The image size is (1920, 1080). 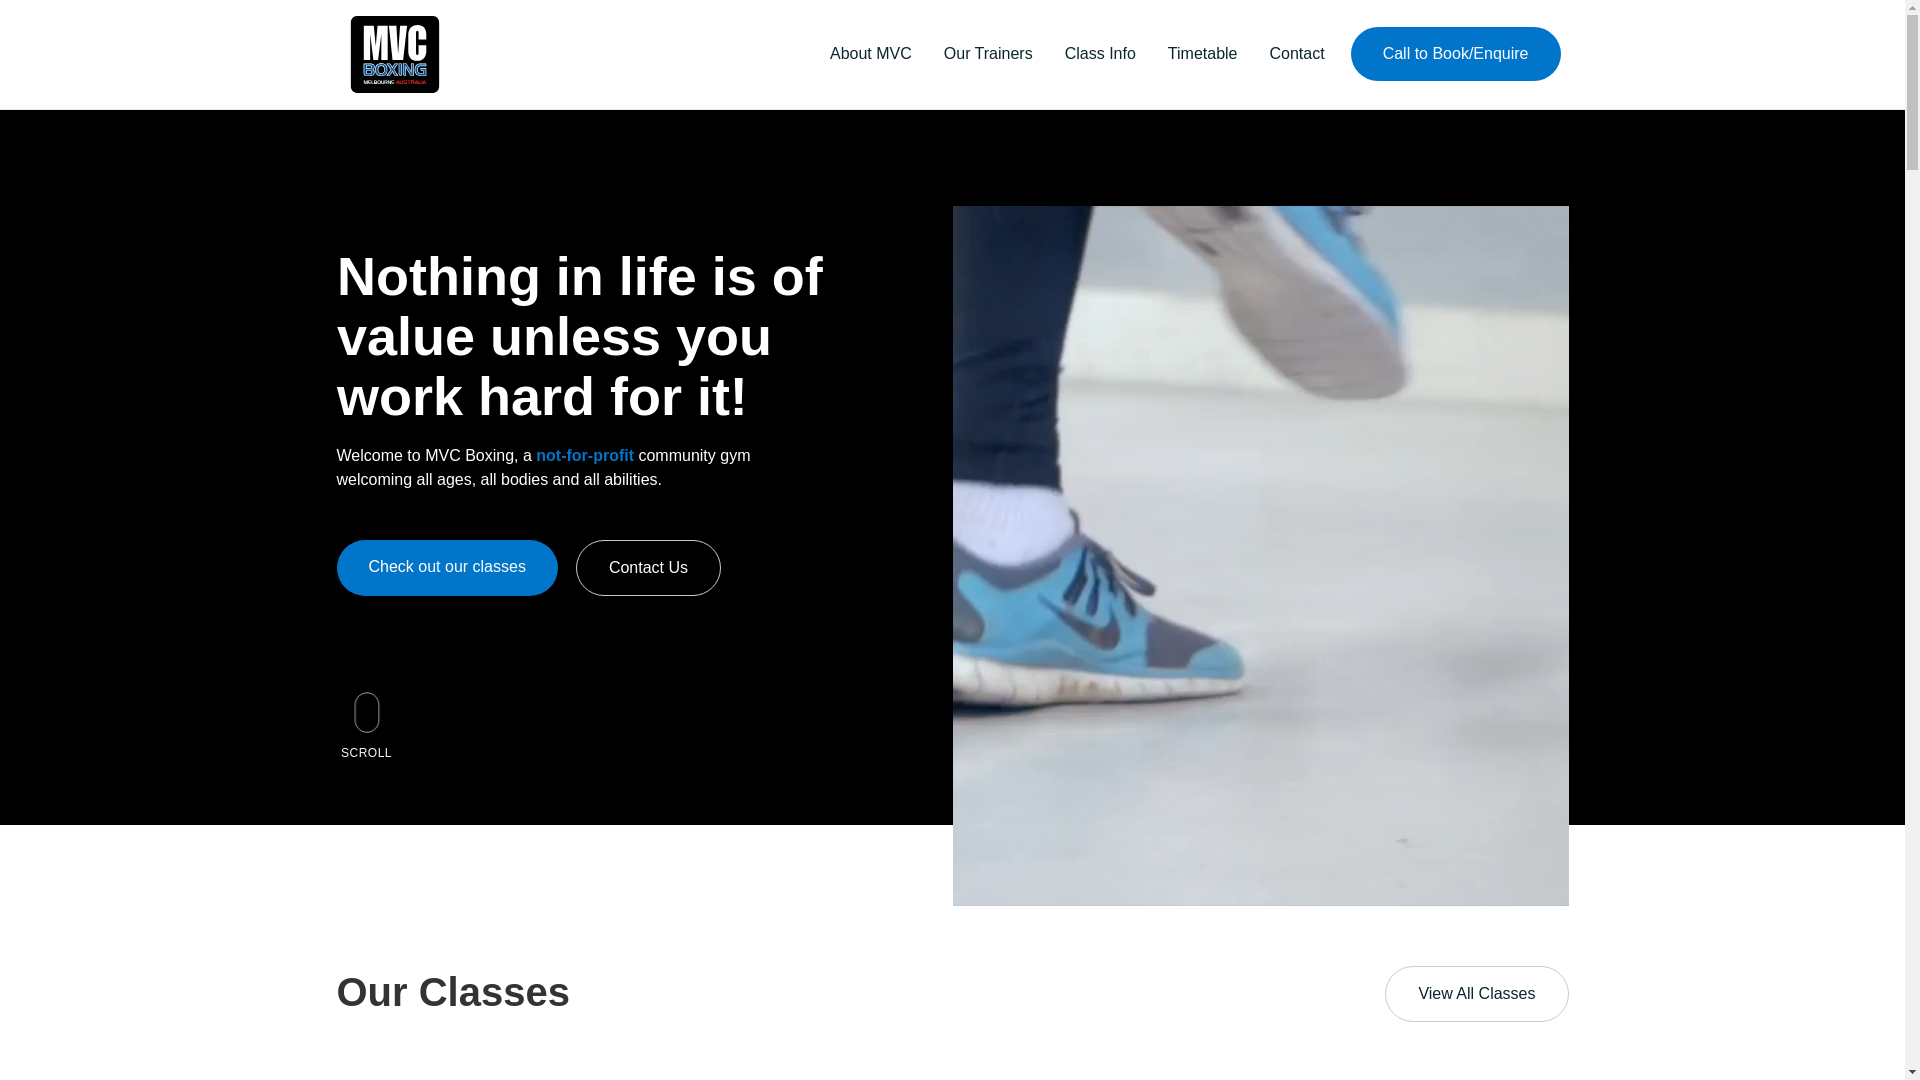 What do you see at coordinates (1297, 53) in the screenshot?
I see `'Contact'` at bounding box center [1297, 53].